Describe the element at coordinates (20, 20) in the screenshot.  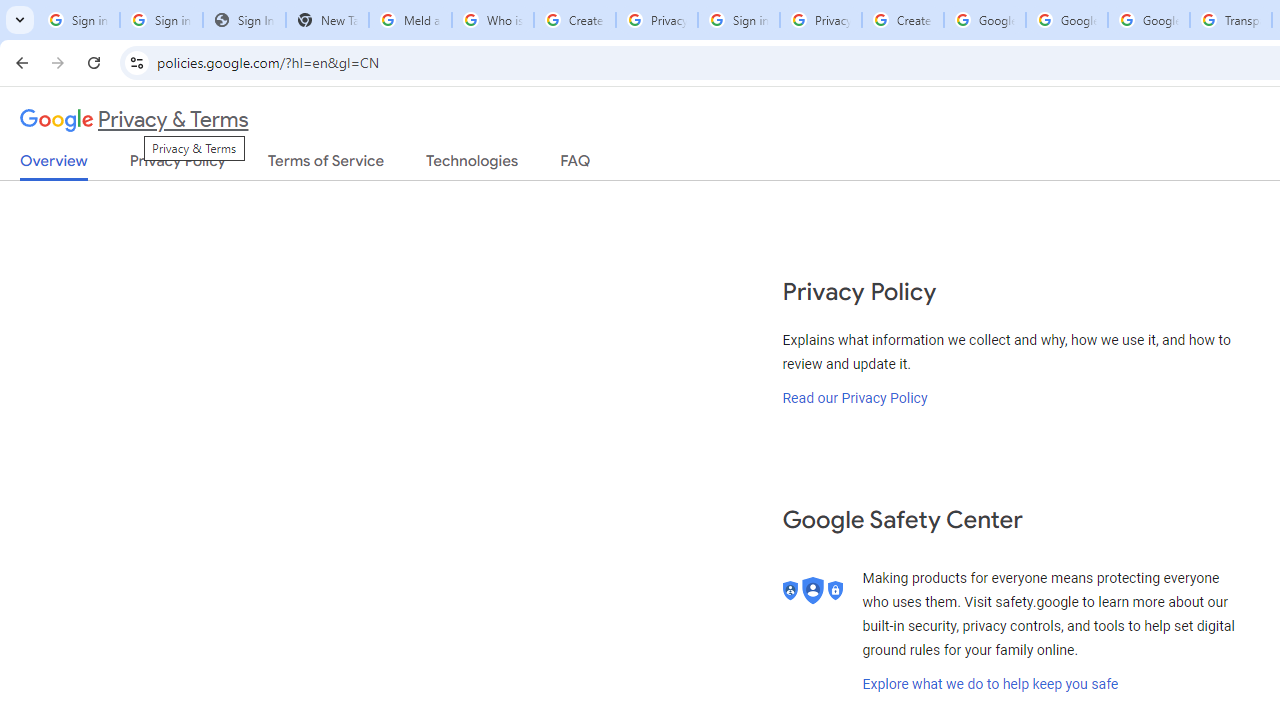
I see `'Search tabs'` at that location.